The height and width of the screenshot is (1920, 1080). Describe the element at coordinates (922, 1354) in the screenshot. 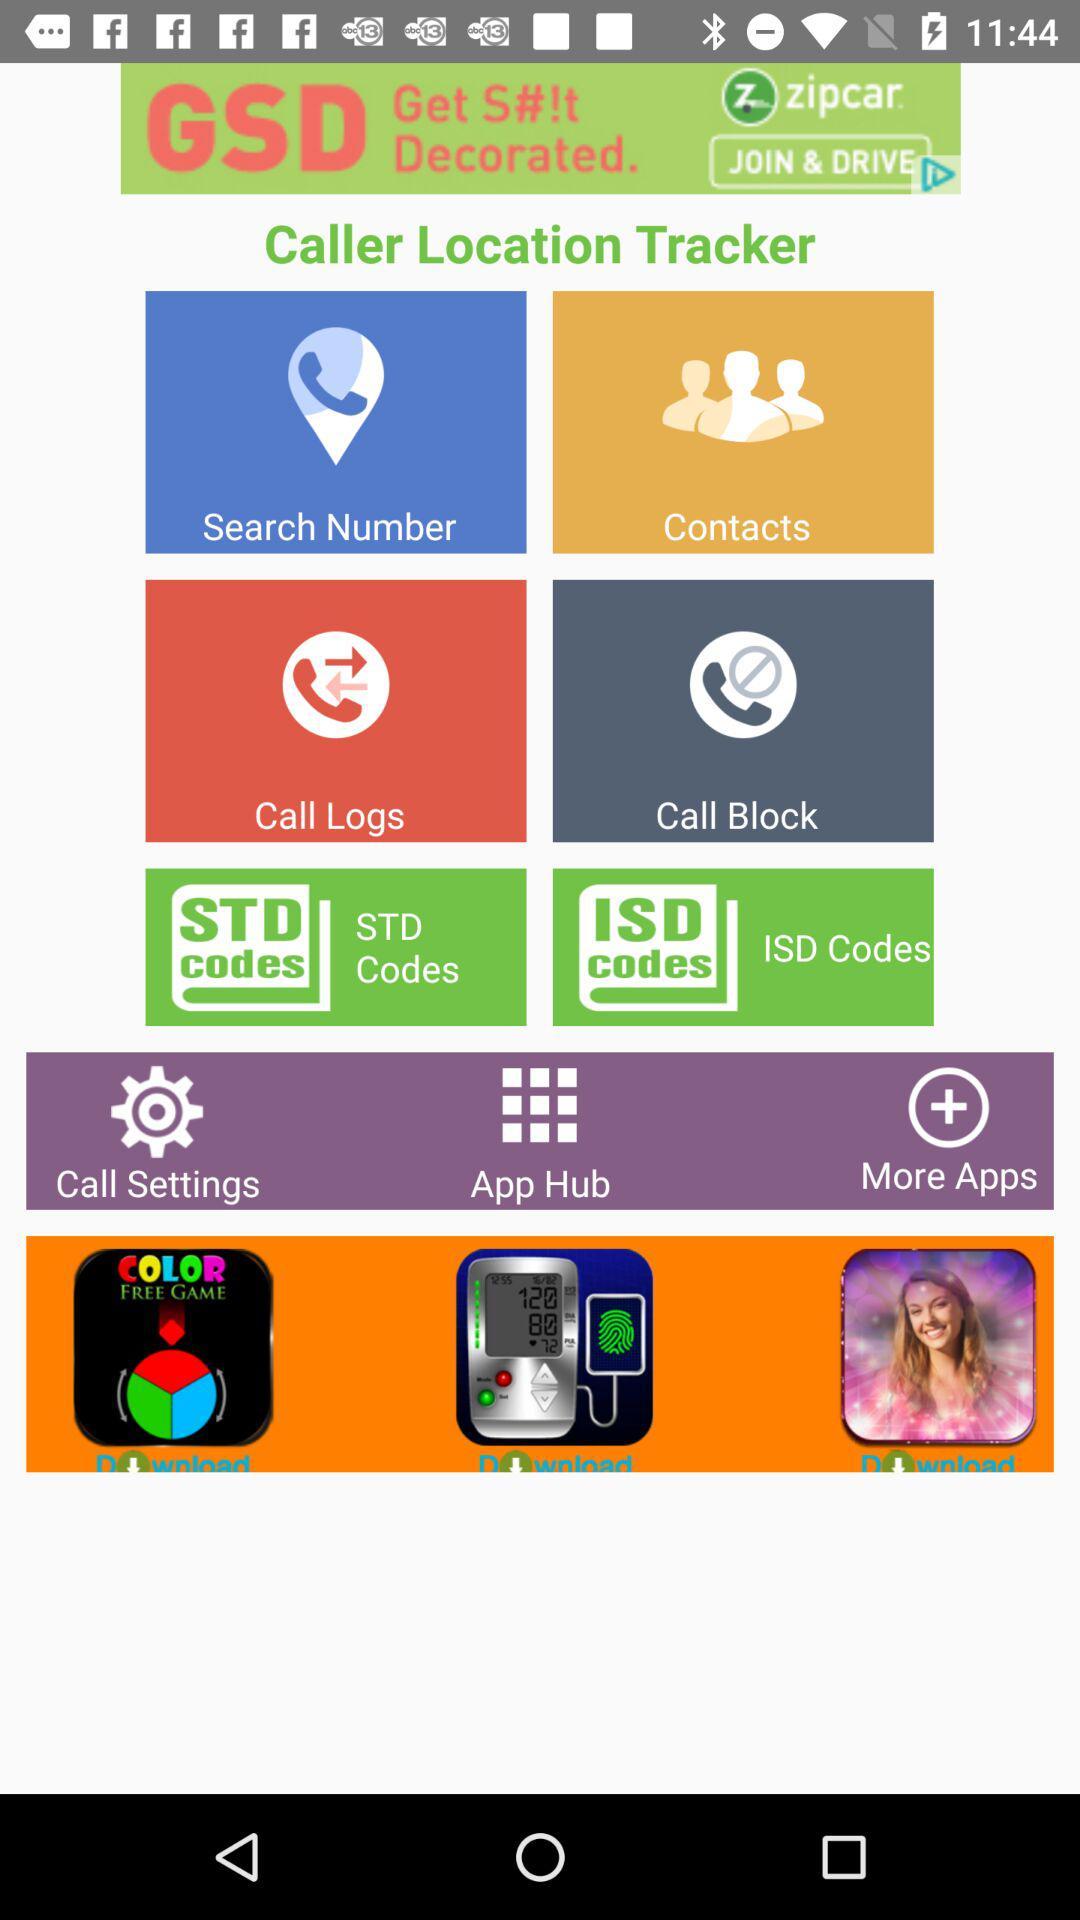

I see `download app` at that location.